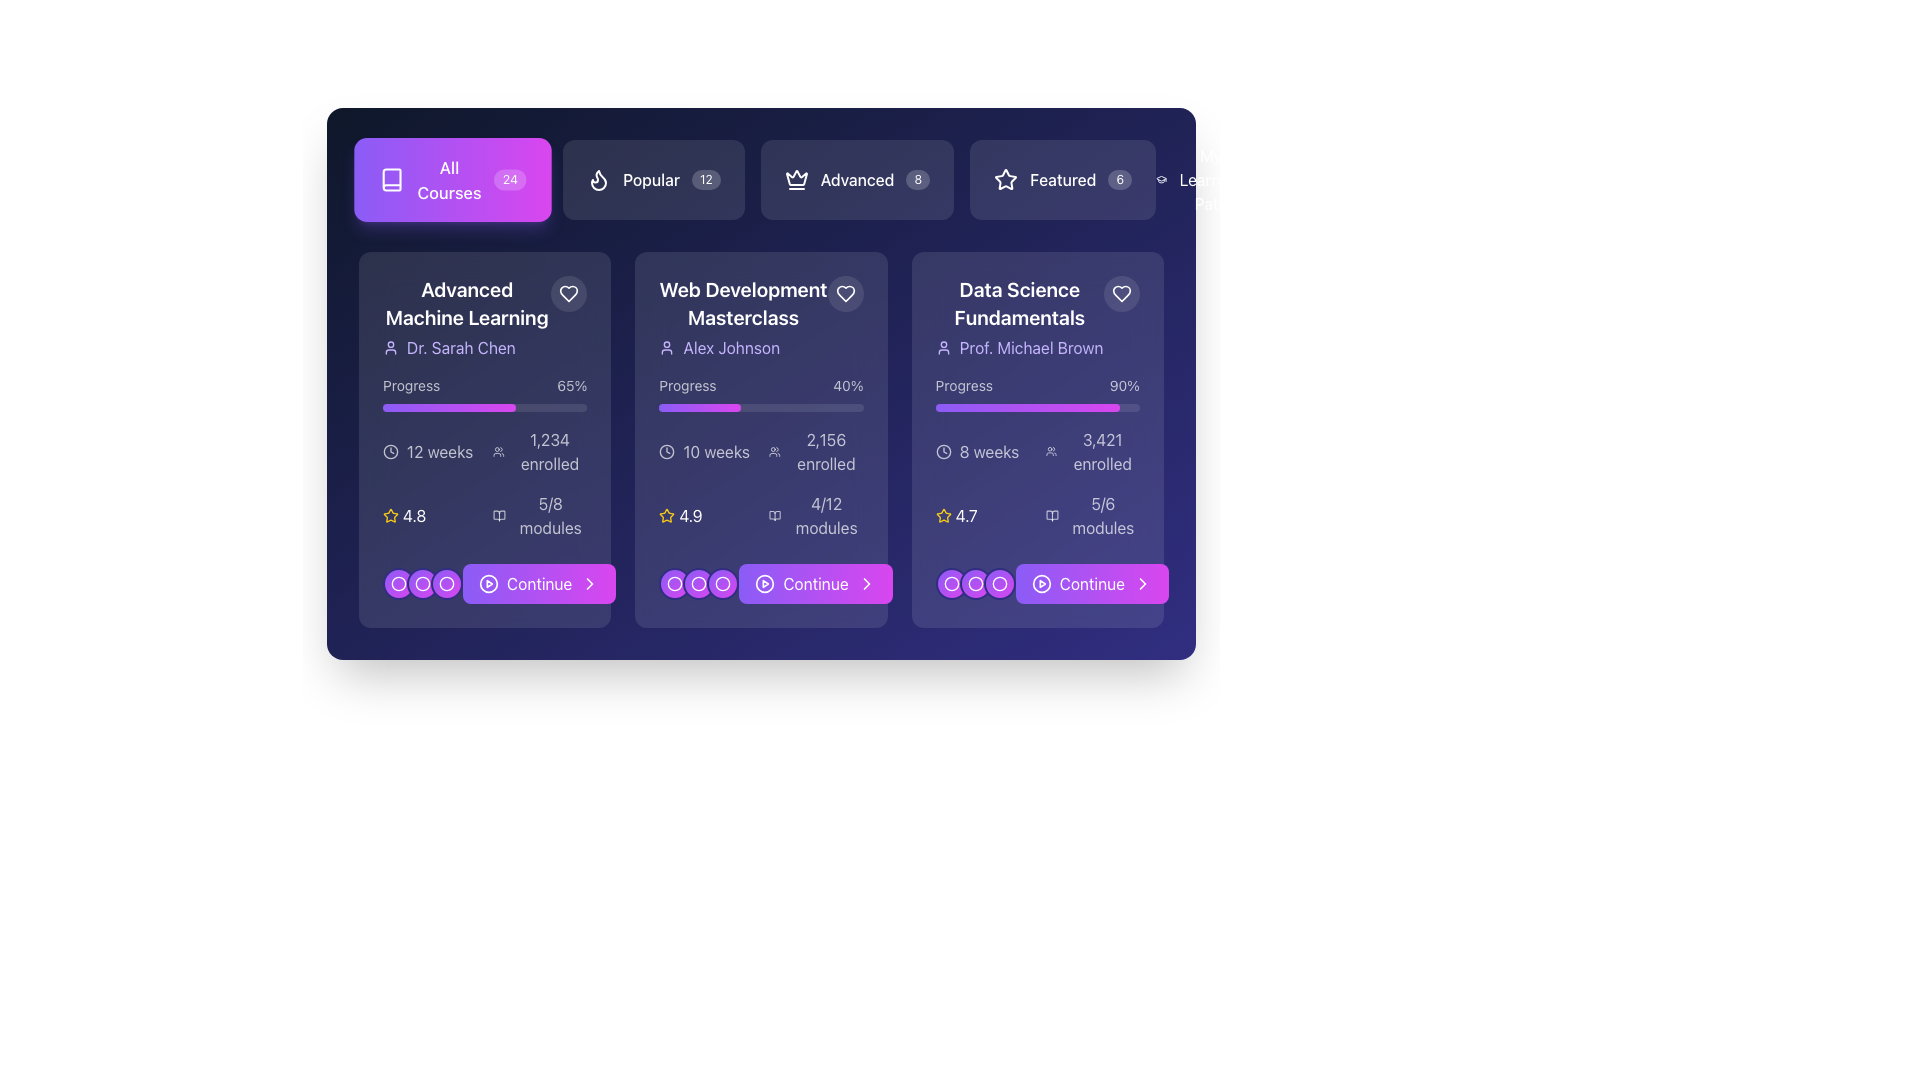 This screenshot has width=1920, height=1080. Describe the element at coordinates (706, 180) in the screenshot. I see `the rounded rectangular badge displaying the number '12' located within the 'Popular' button group in the navigation bar` at that location.